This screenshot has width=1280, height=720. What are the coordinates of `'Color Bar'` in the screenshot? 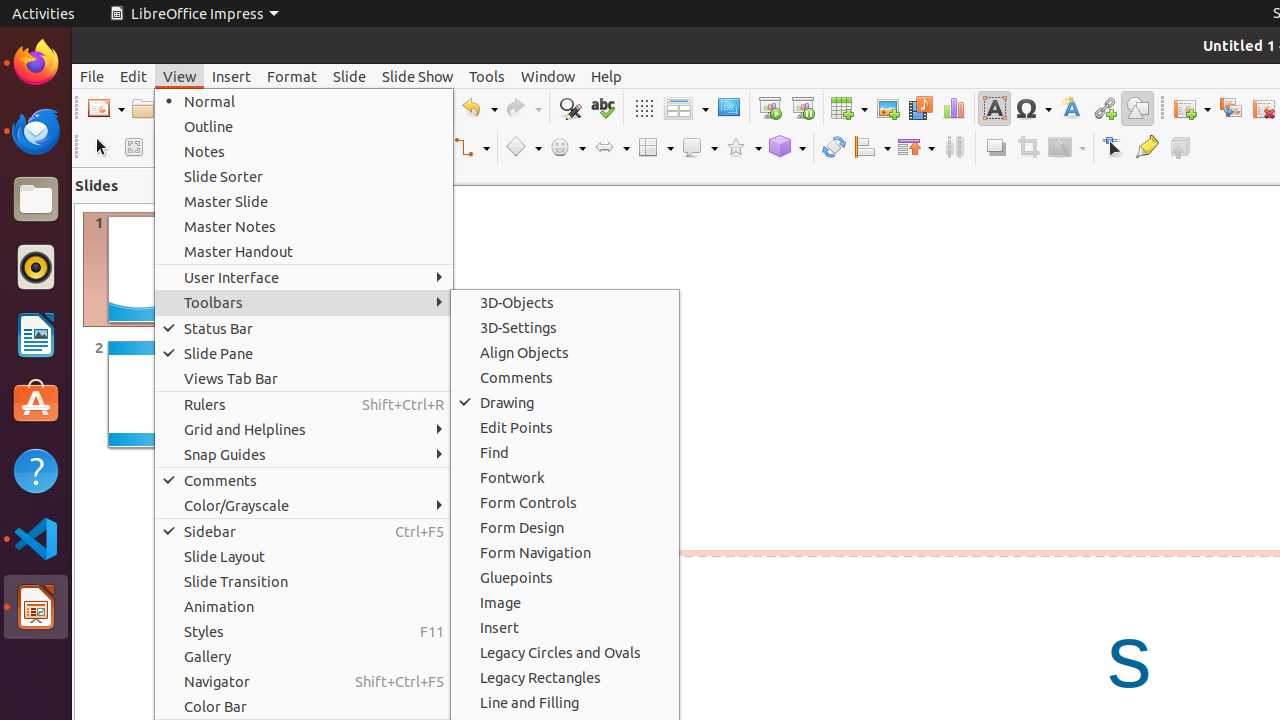 It's located at (303, 705).